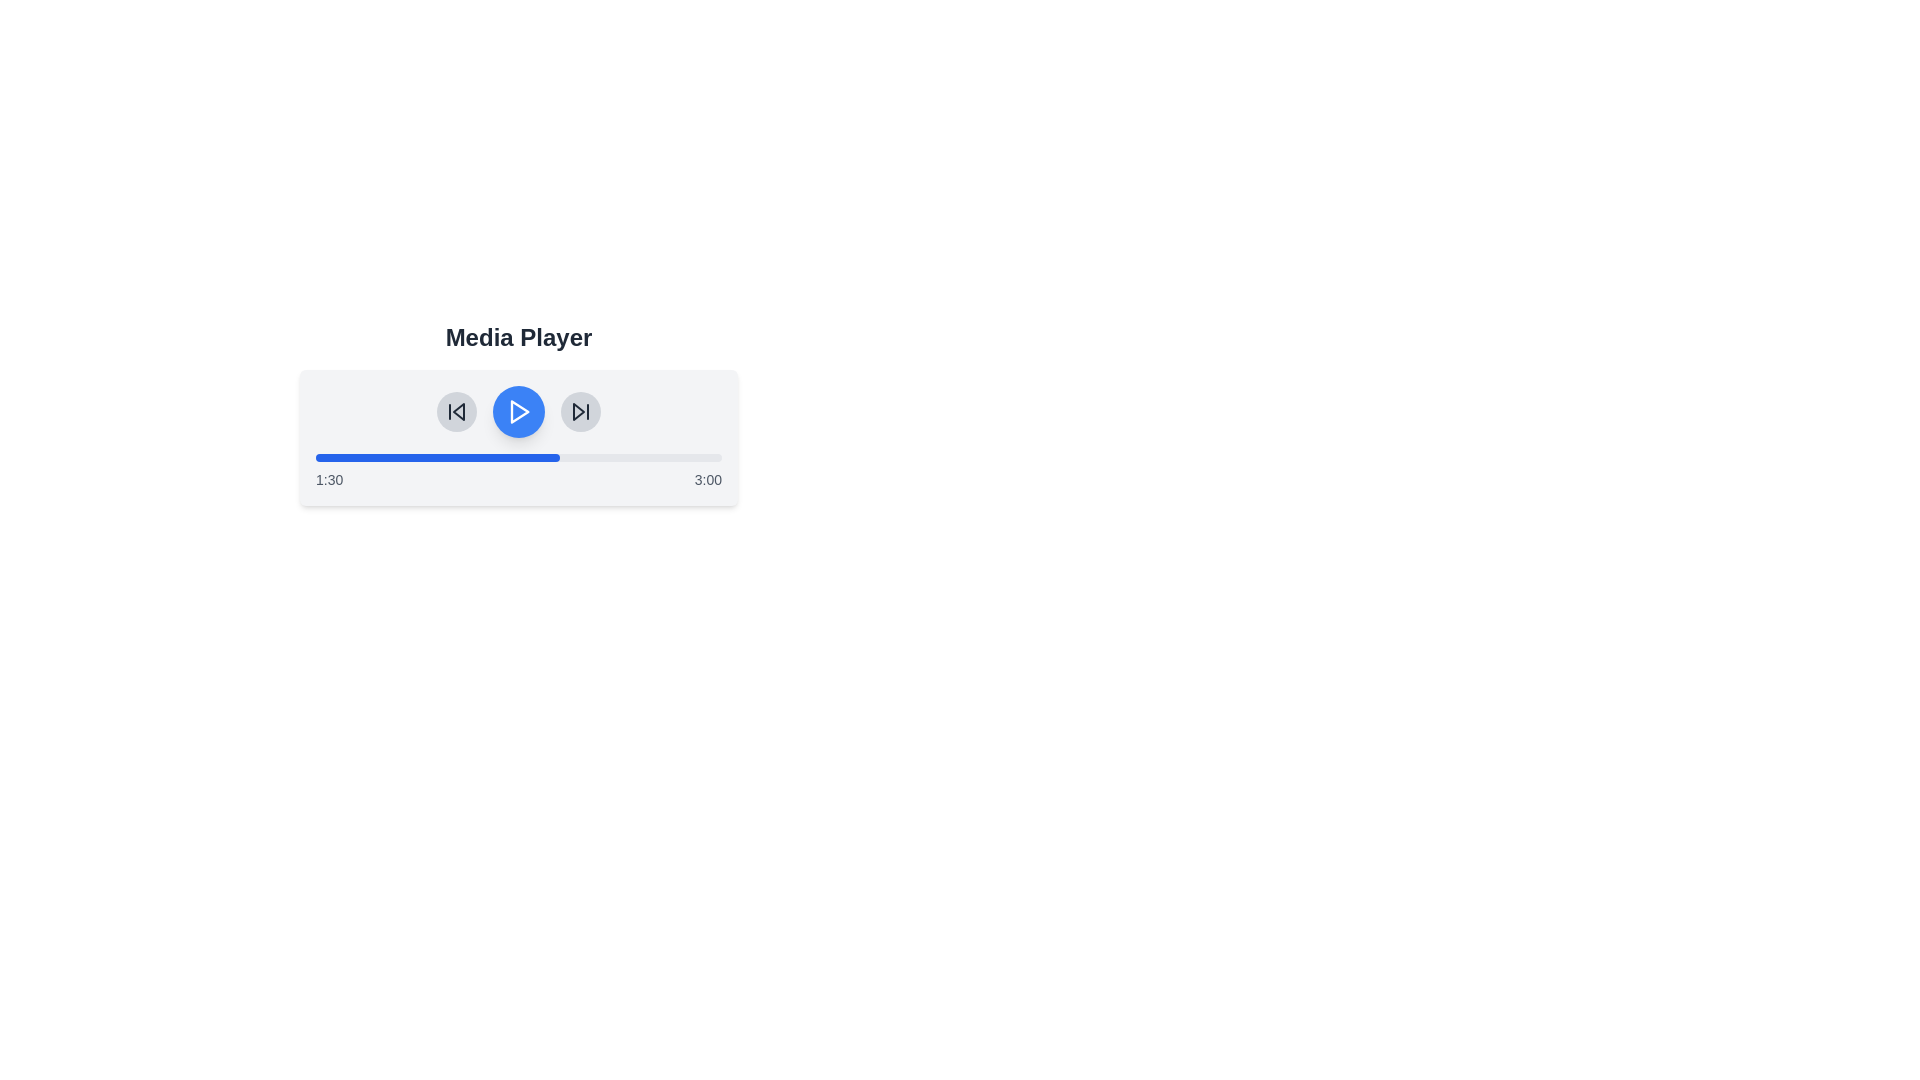 This screenshot has height=1080, width=1920. Describe the element at coordinates (458, 411) in the screenshot. I see `the 'Skip Back' button icon in the media player's control panel, which is located on the leftmost side adjacent to the 'Play' button` at that location.